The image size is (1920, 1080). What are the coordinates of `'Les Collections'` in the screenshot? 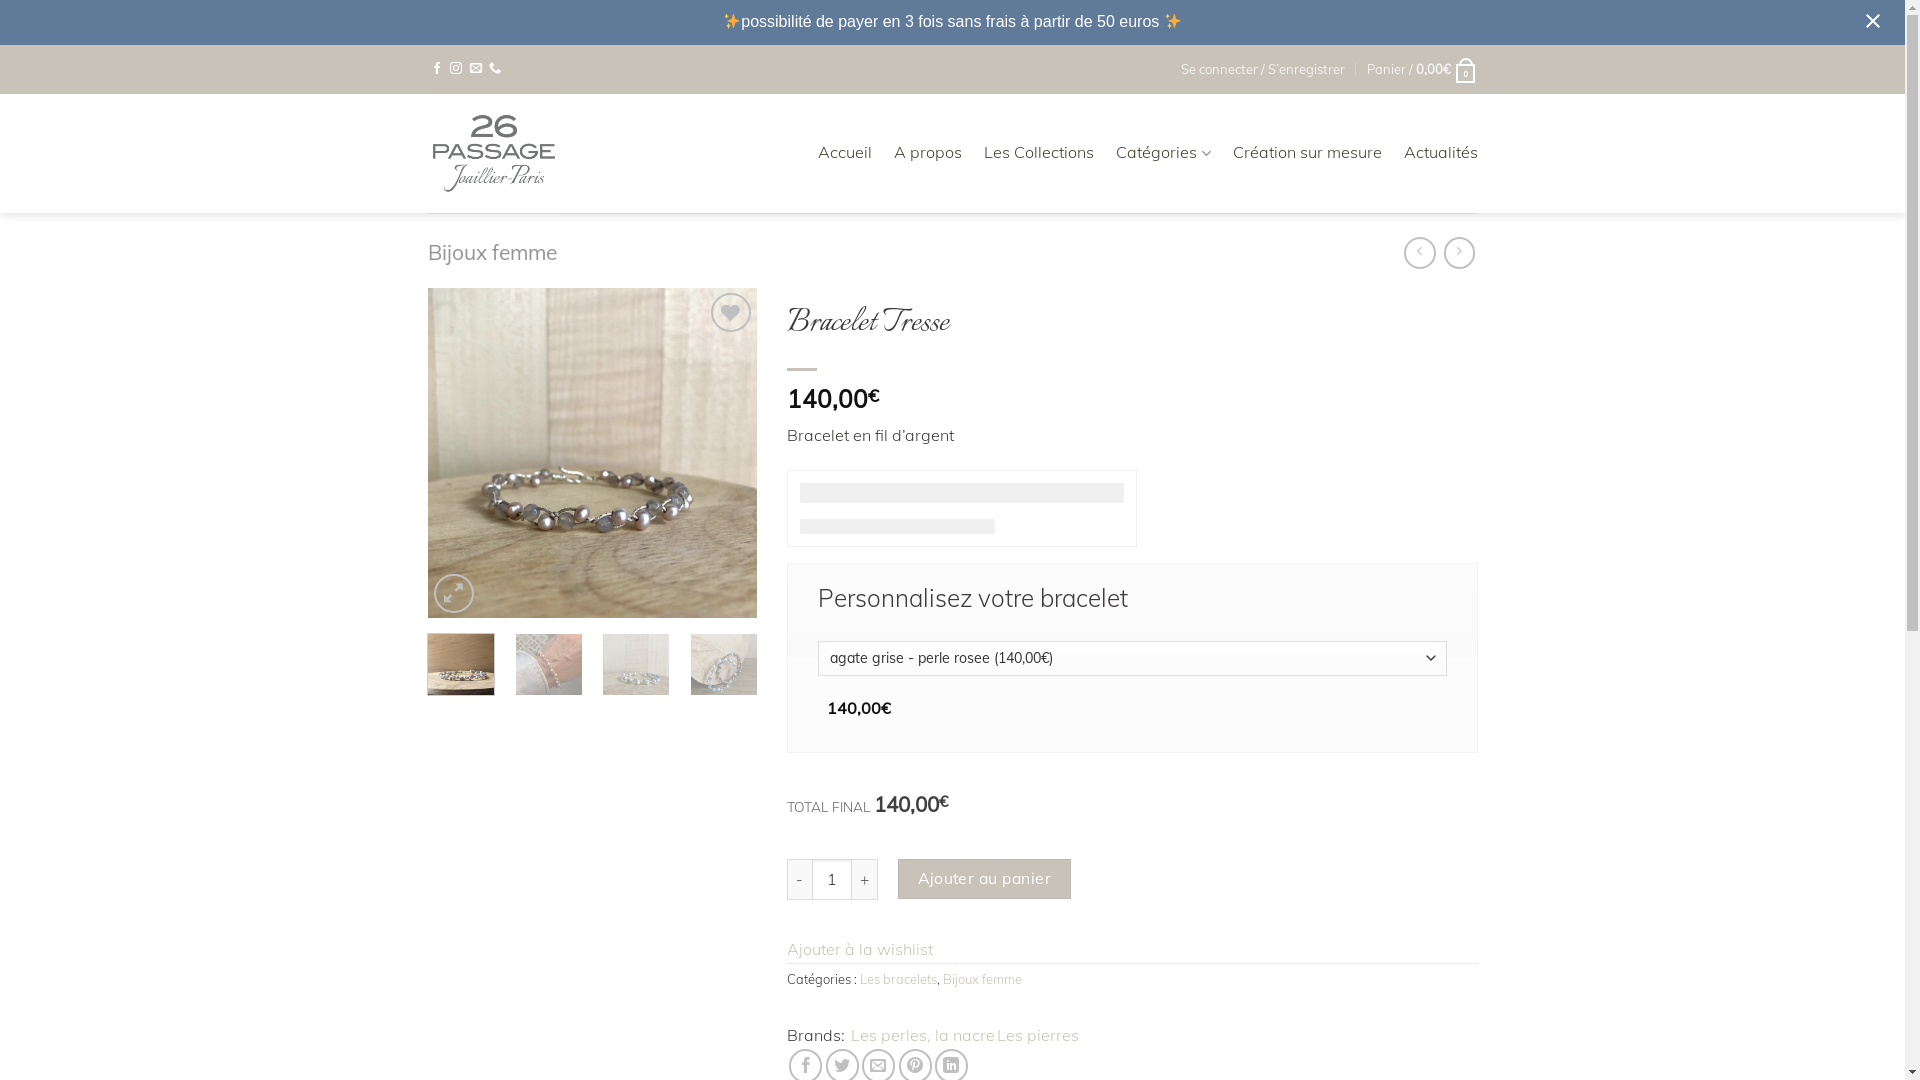 It's located at (983, 152).